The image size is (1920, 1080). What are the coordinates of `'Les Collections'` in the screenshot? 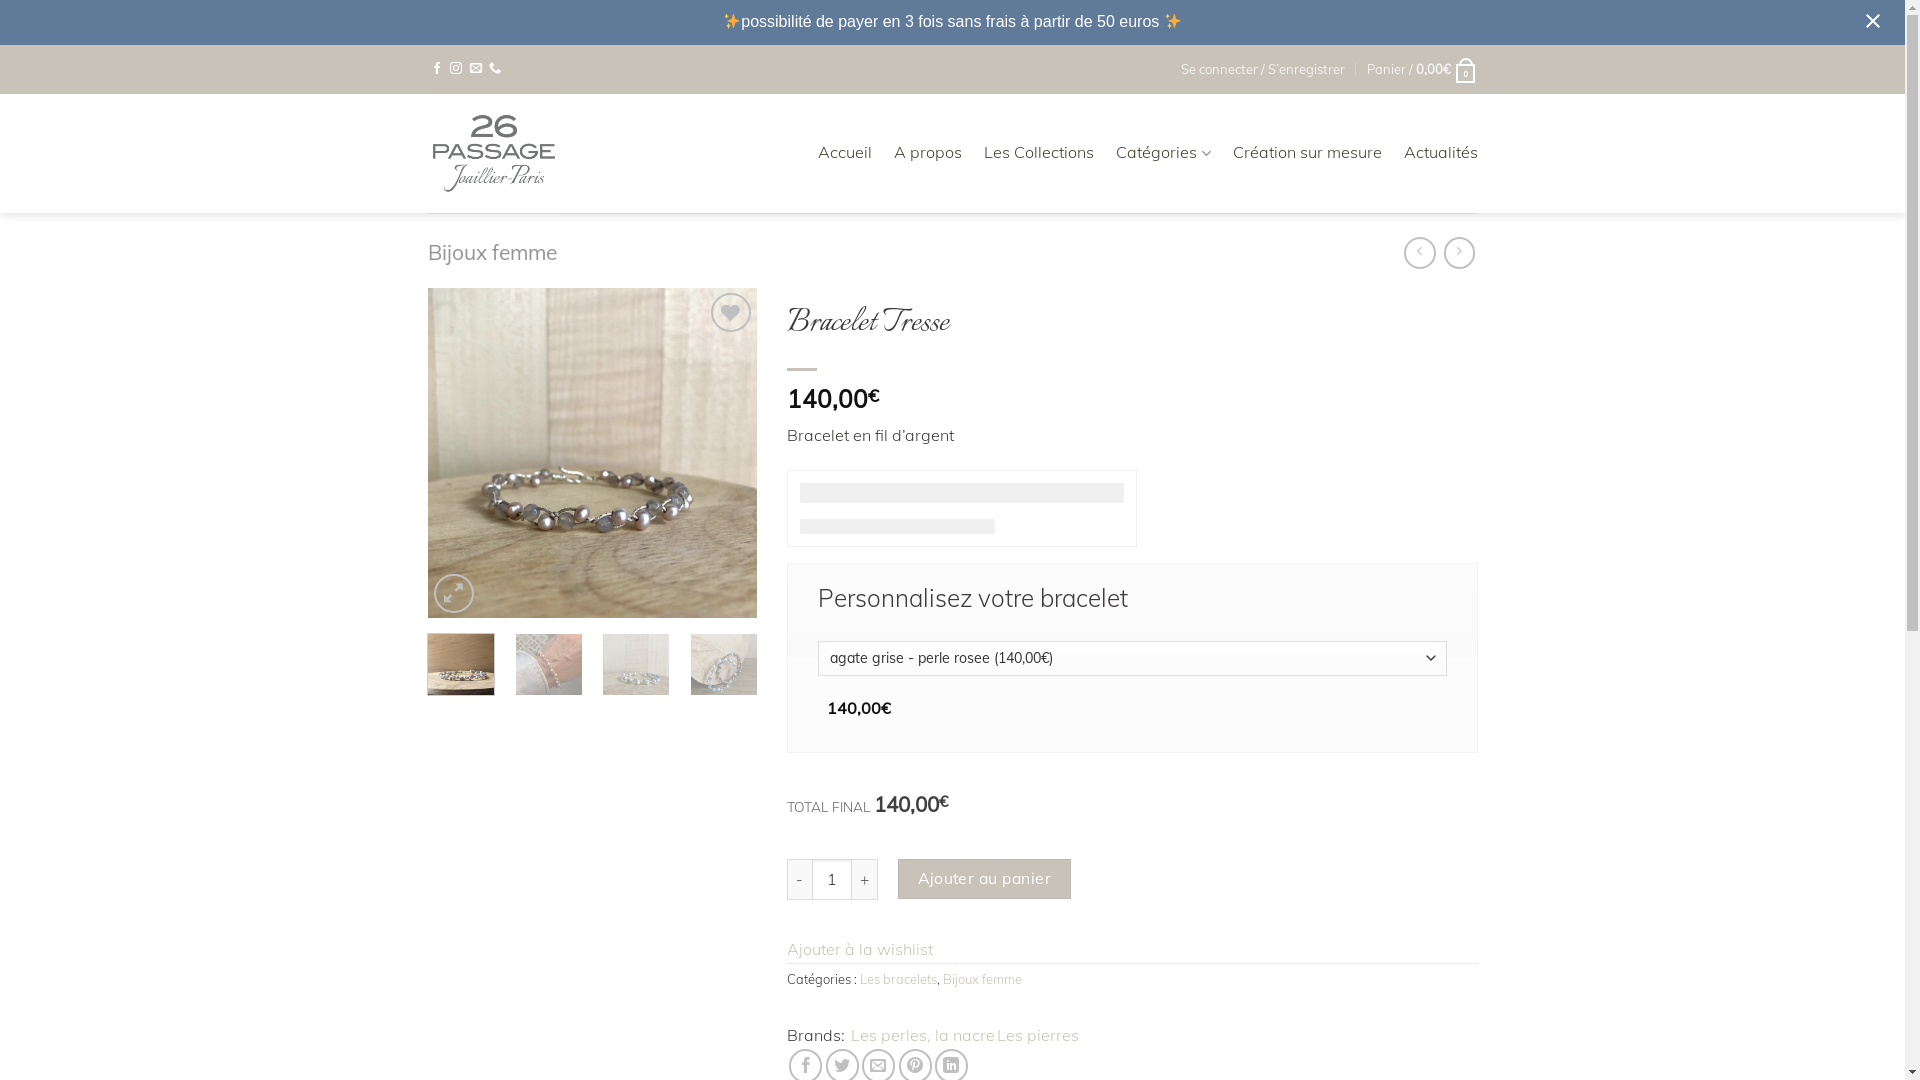 It's located at (983, 152).